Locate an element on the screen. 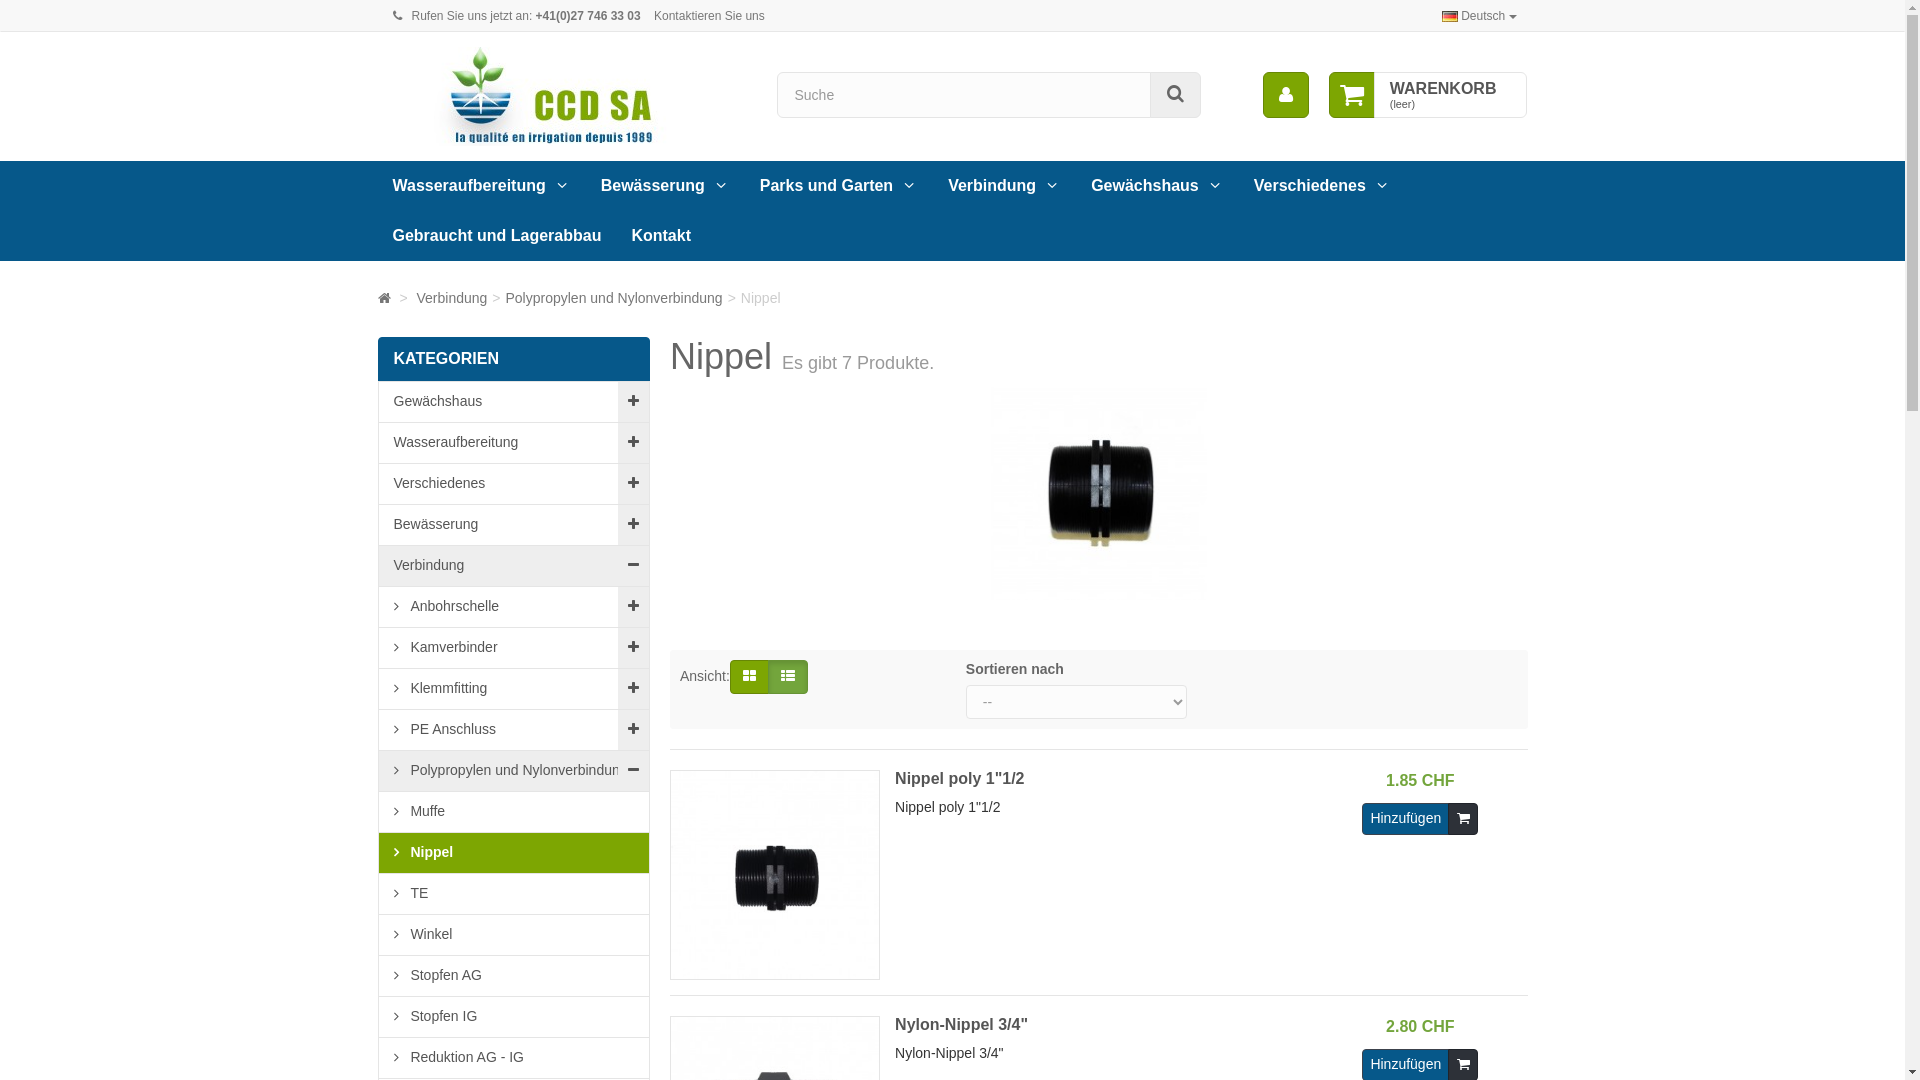 This screenshot has width=1920, height=1080. 'Nippel' is located at coordinates (513, 852).